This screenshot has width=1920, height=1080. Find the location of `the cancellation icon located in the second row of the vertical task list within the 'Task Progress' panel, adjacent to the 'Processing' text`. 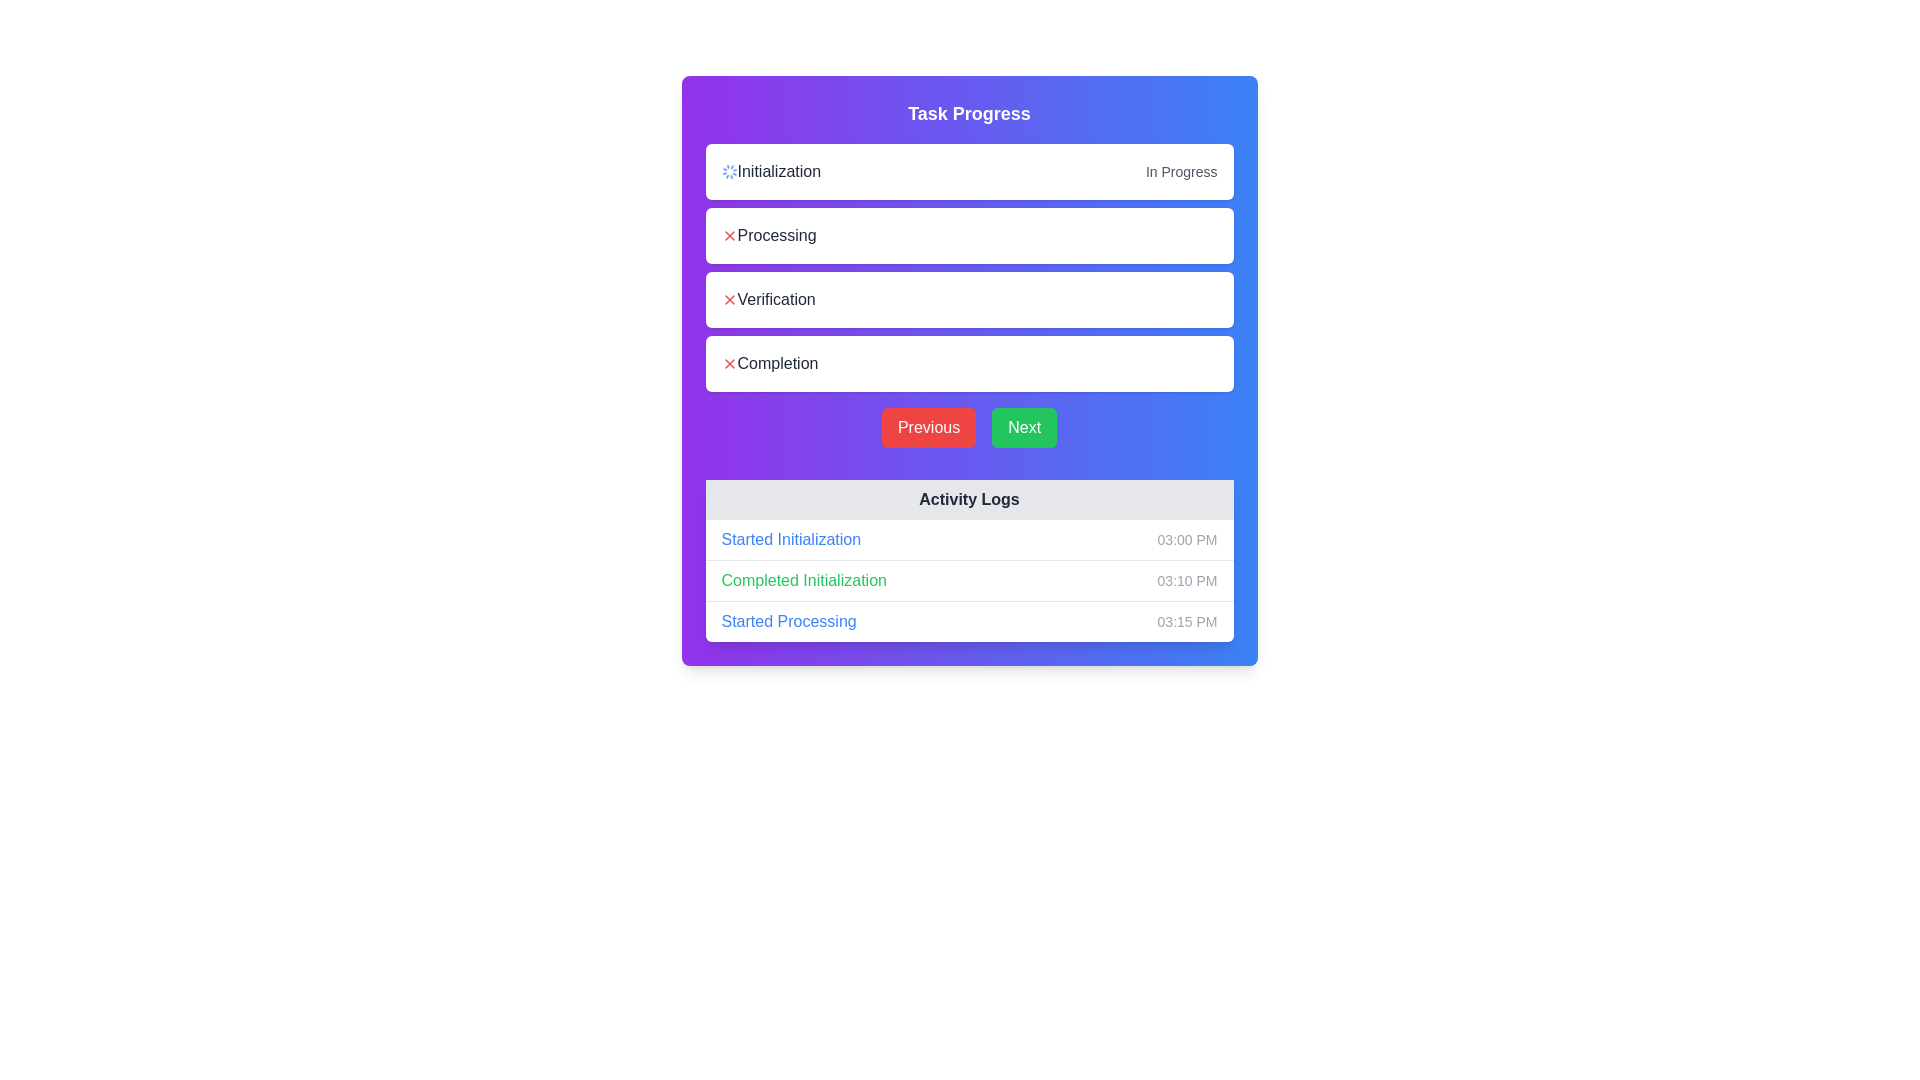

the cancellation icon located in the second row of the vertical task list within the 'Task Progress' panel, adjacent to the 'Processing' text is located at coordinates (728, 234).